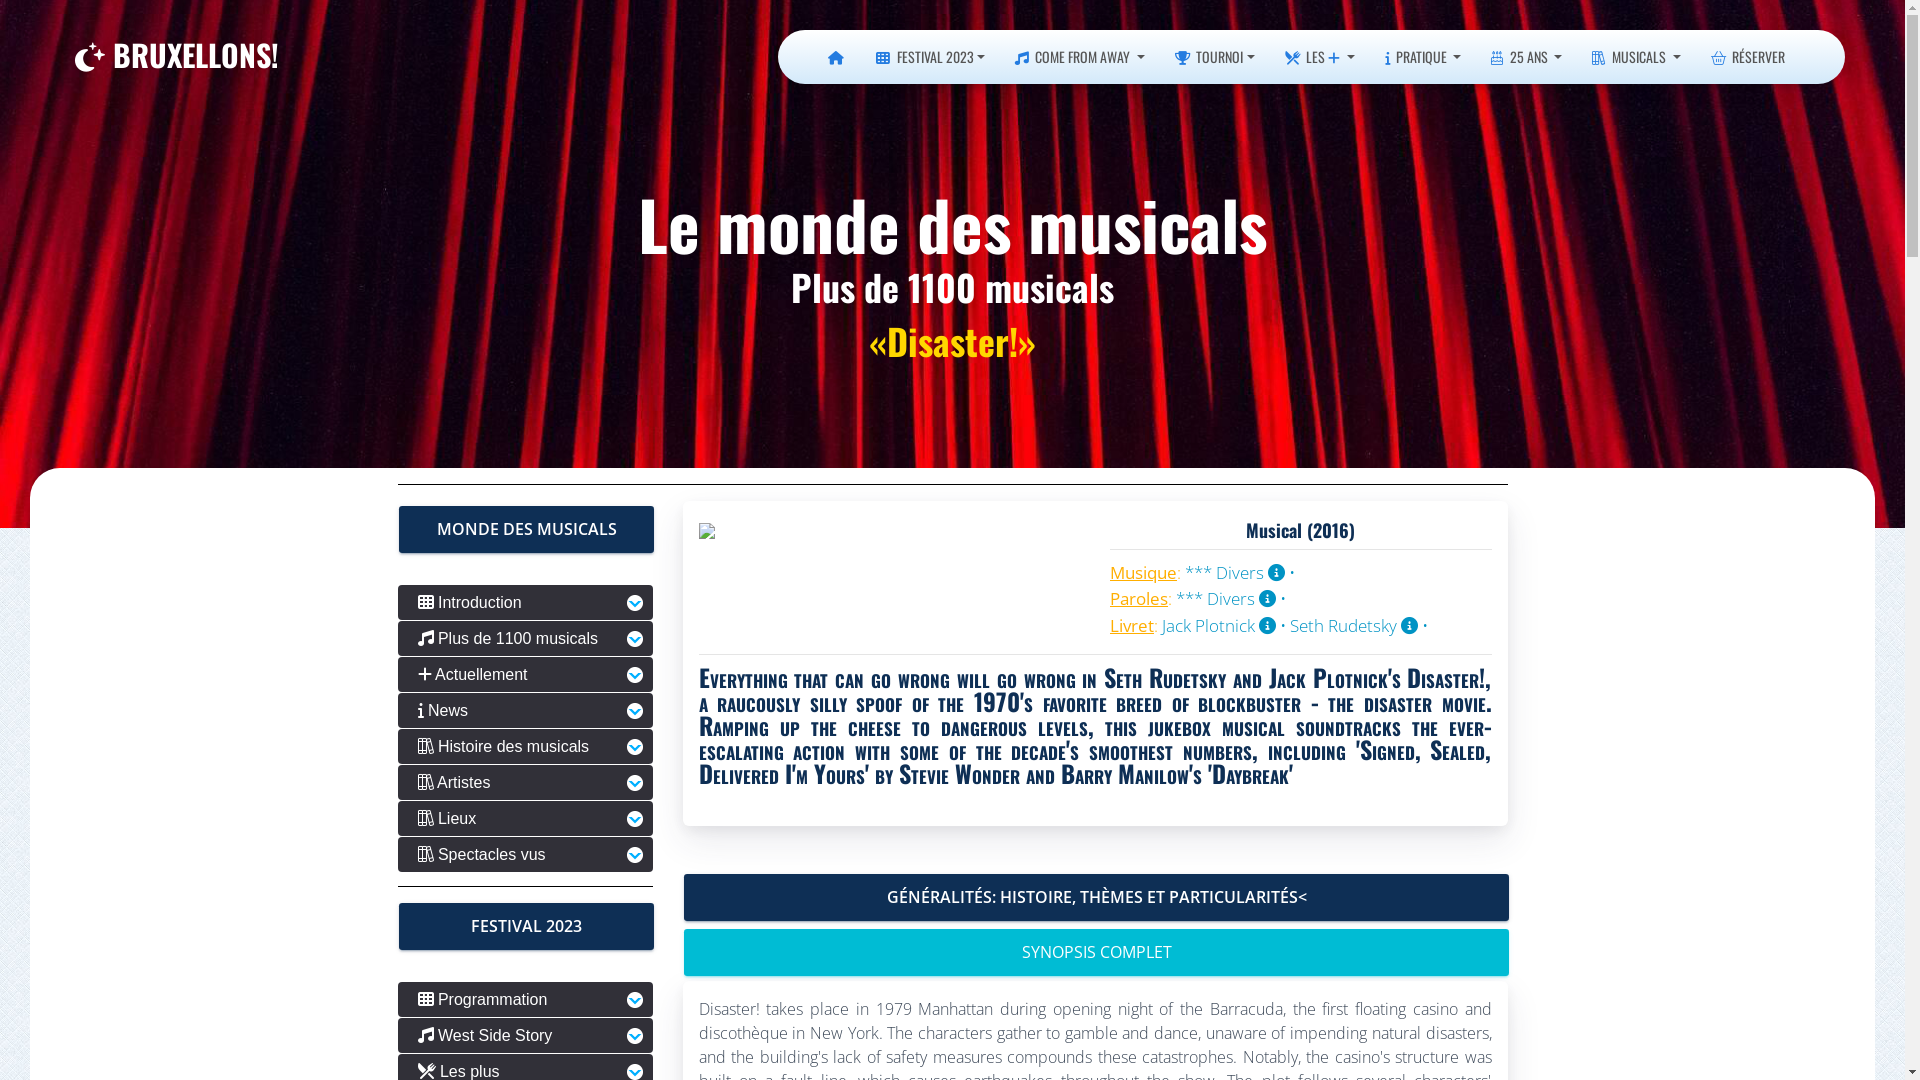 This screenshot has height=1080, width=1920. Describe the element at coordinates (1320, 56) in the screenshot. I see `'LES'` at that location.